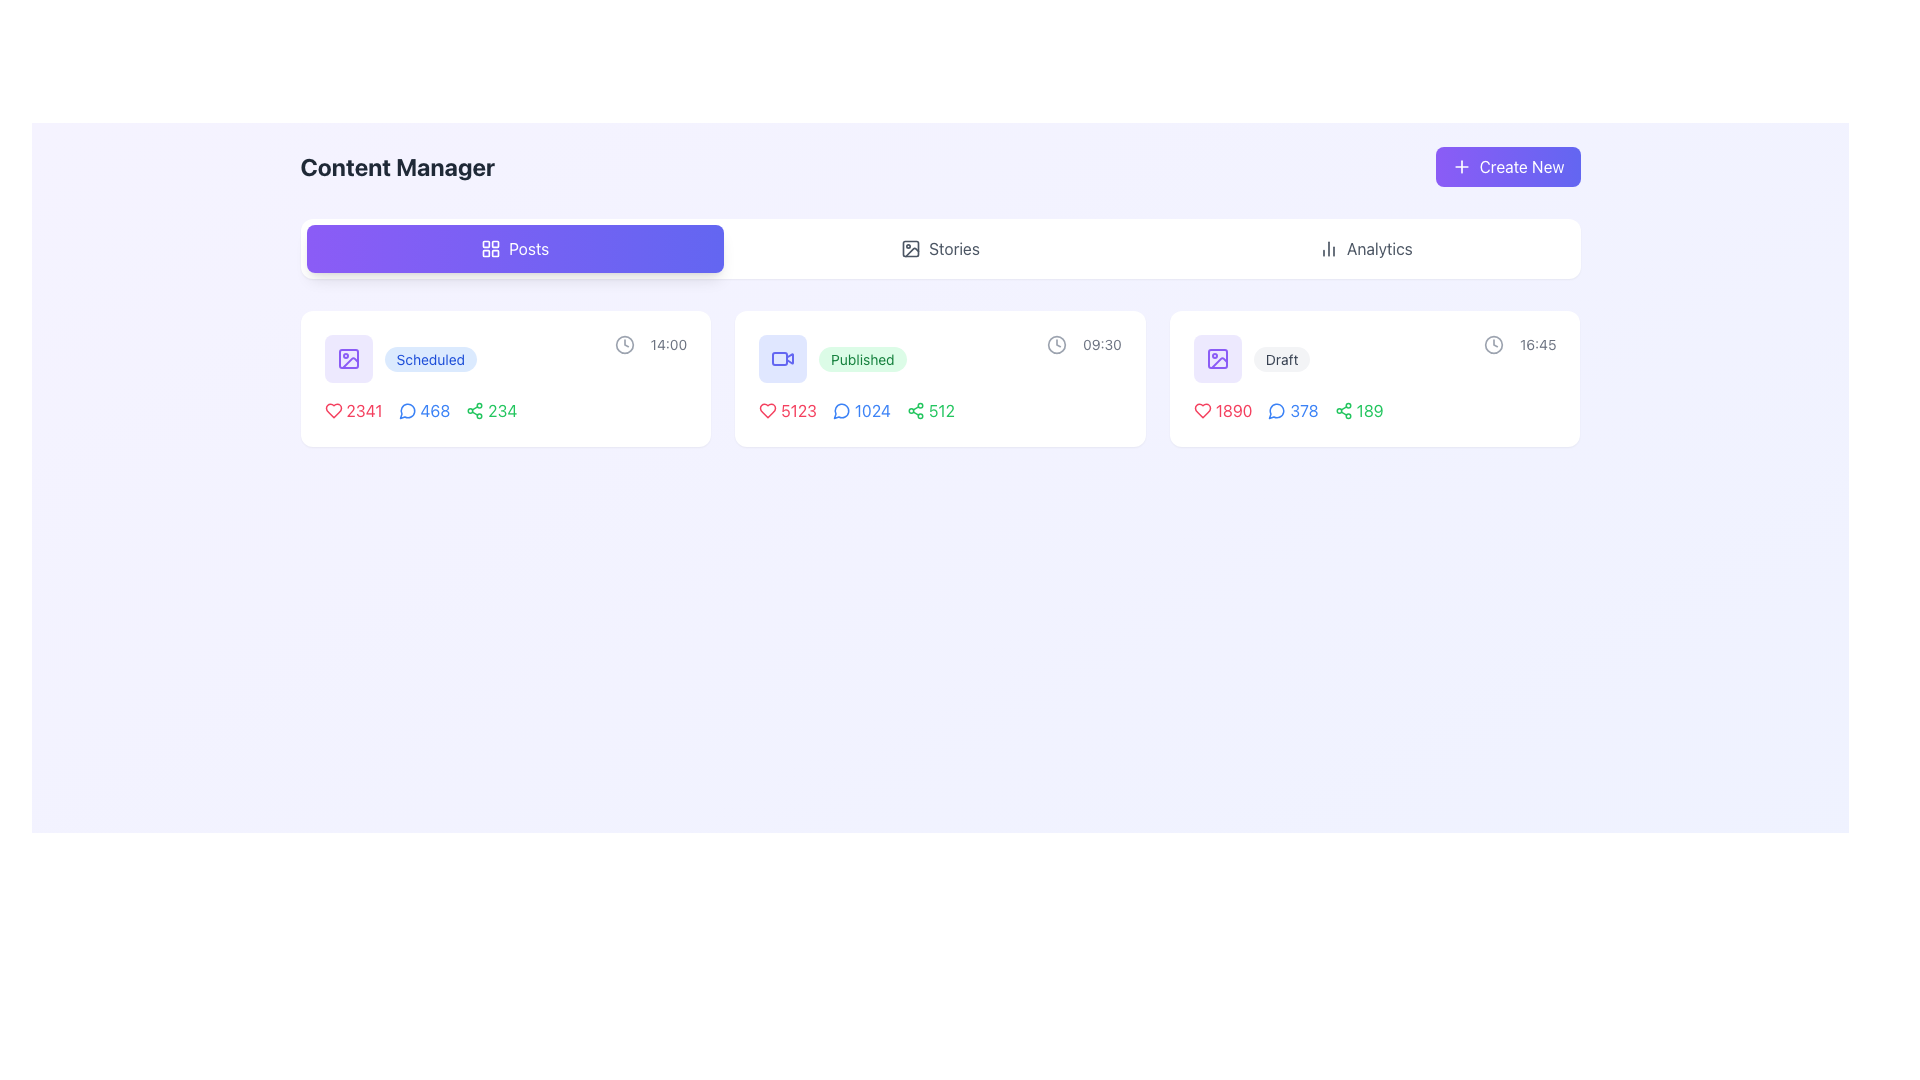 This screenshot has height=1080, width=1920. Describe the element at coordinates (910, 248) in the screenshot. I see `the 'Stories' icon located in the navigation bar, positioned to the left of the text 'Stories'` at that location.